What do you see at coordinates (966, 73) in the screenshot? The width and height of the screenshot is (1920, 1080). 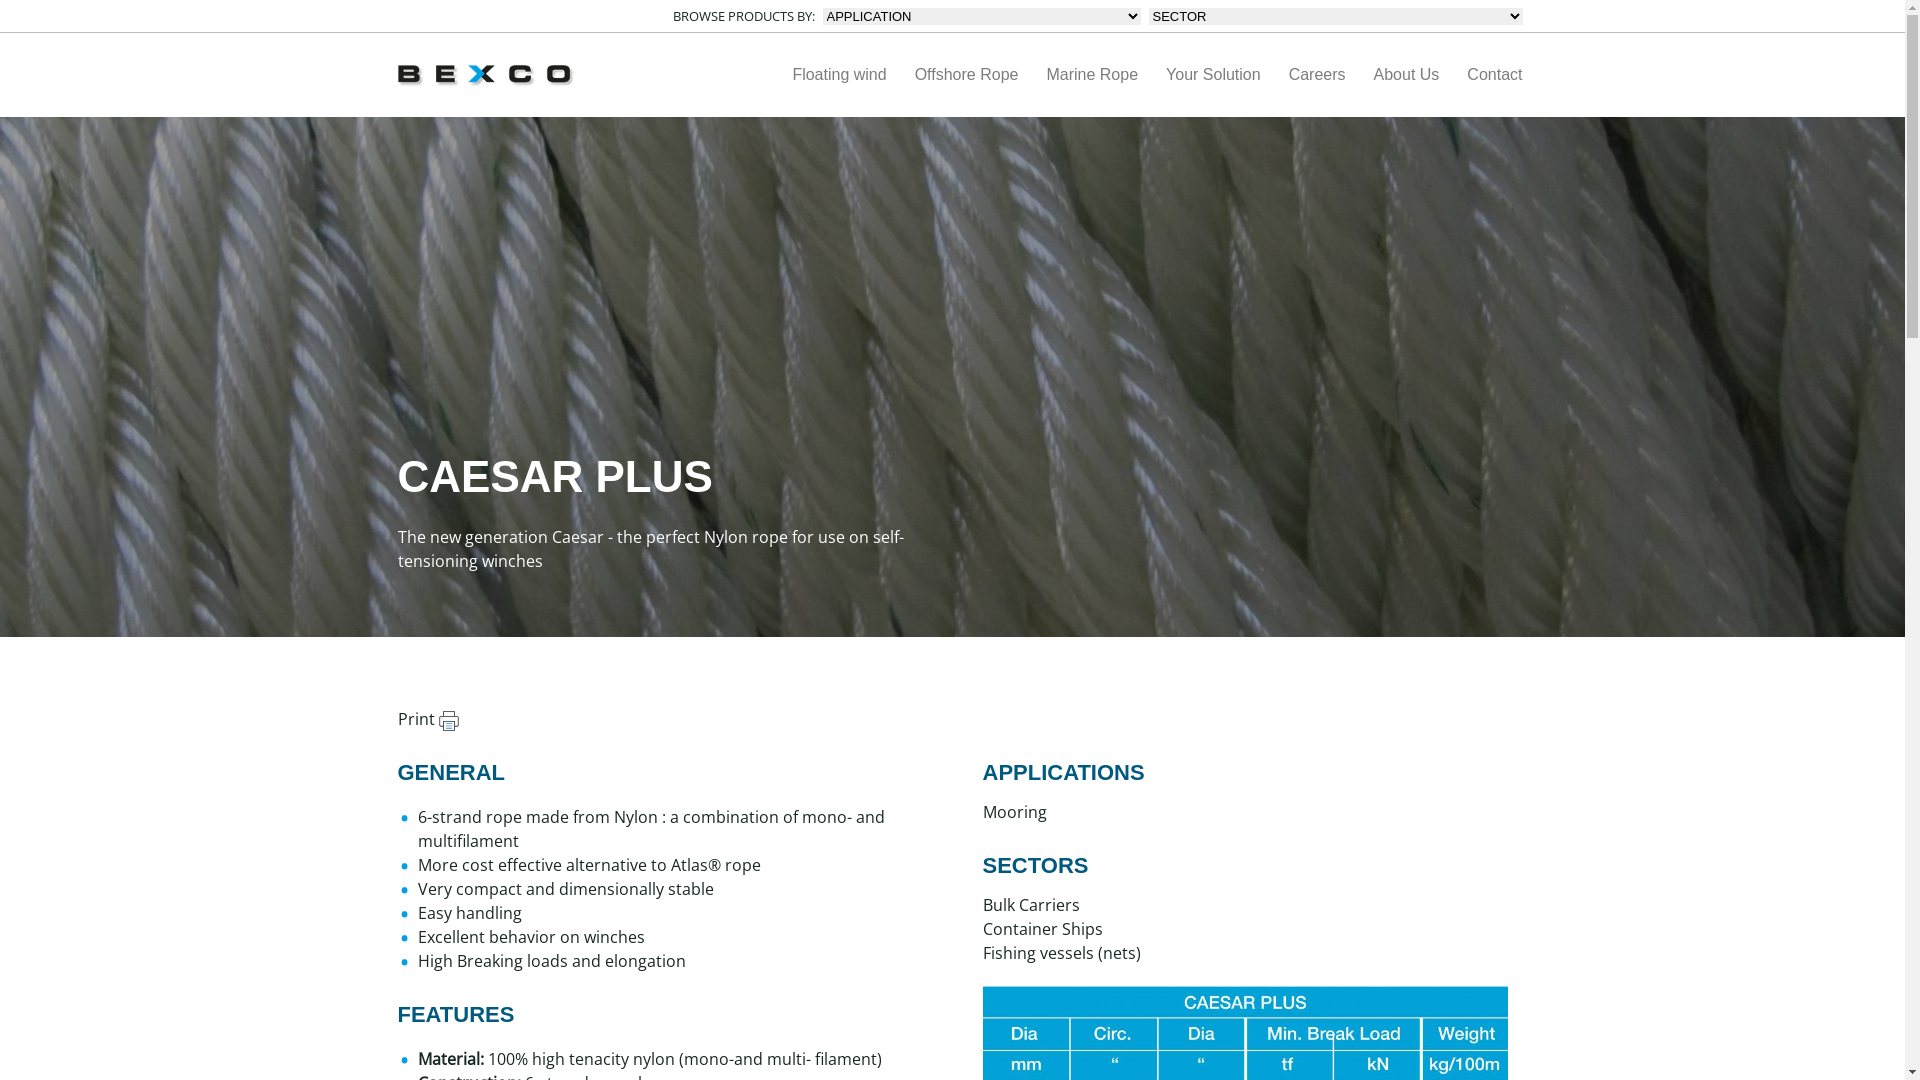 I see `'Offshore Rope'` at bounding box center [966, 73].